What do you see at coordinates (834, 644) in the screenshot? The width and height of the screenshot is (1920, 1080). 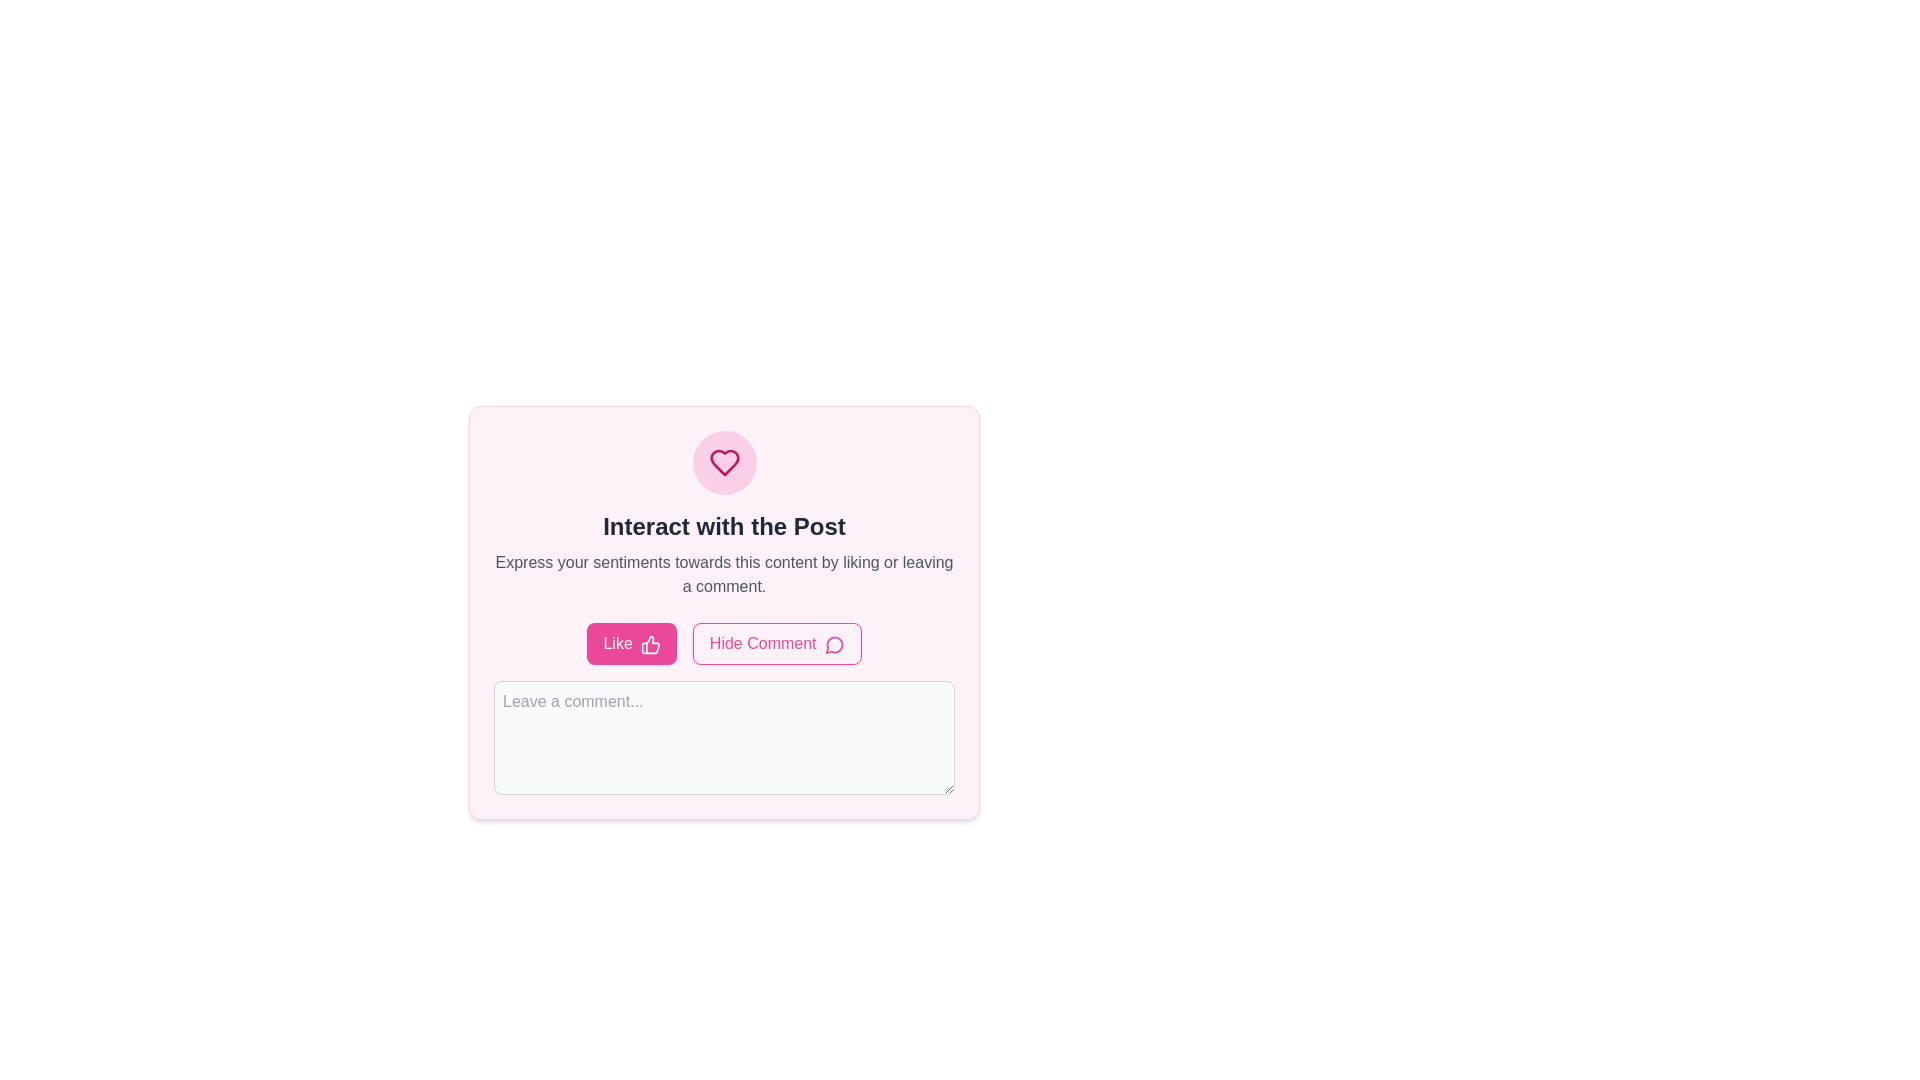 I see `the 'Hide Comment' button which contains a pinkish circular speech bubble icon on its right side` at bounding box center [834, 644].